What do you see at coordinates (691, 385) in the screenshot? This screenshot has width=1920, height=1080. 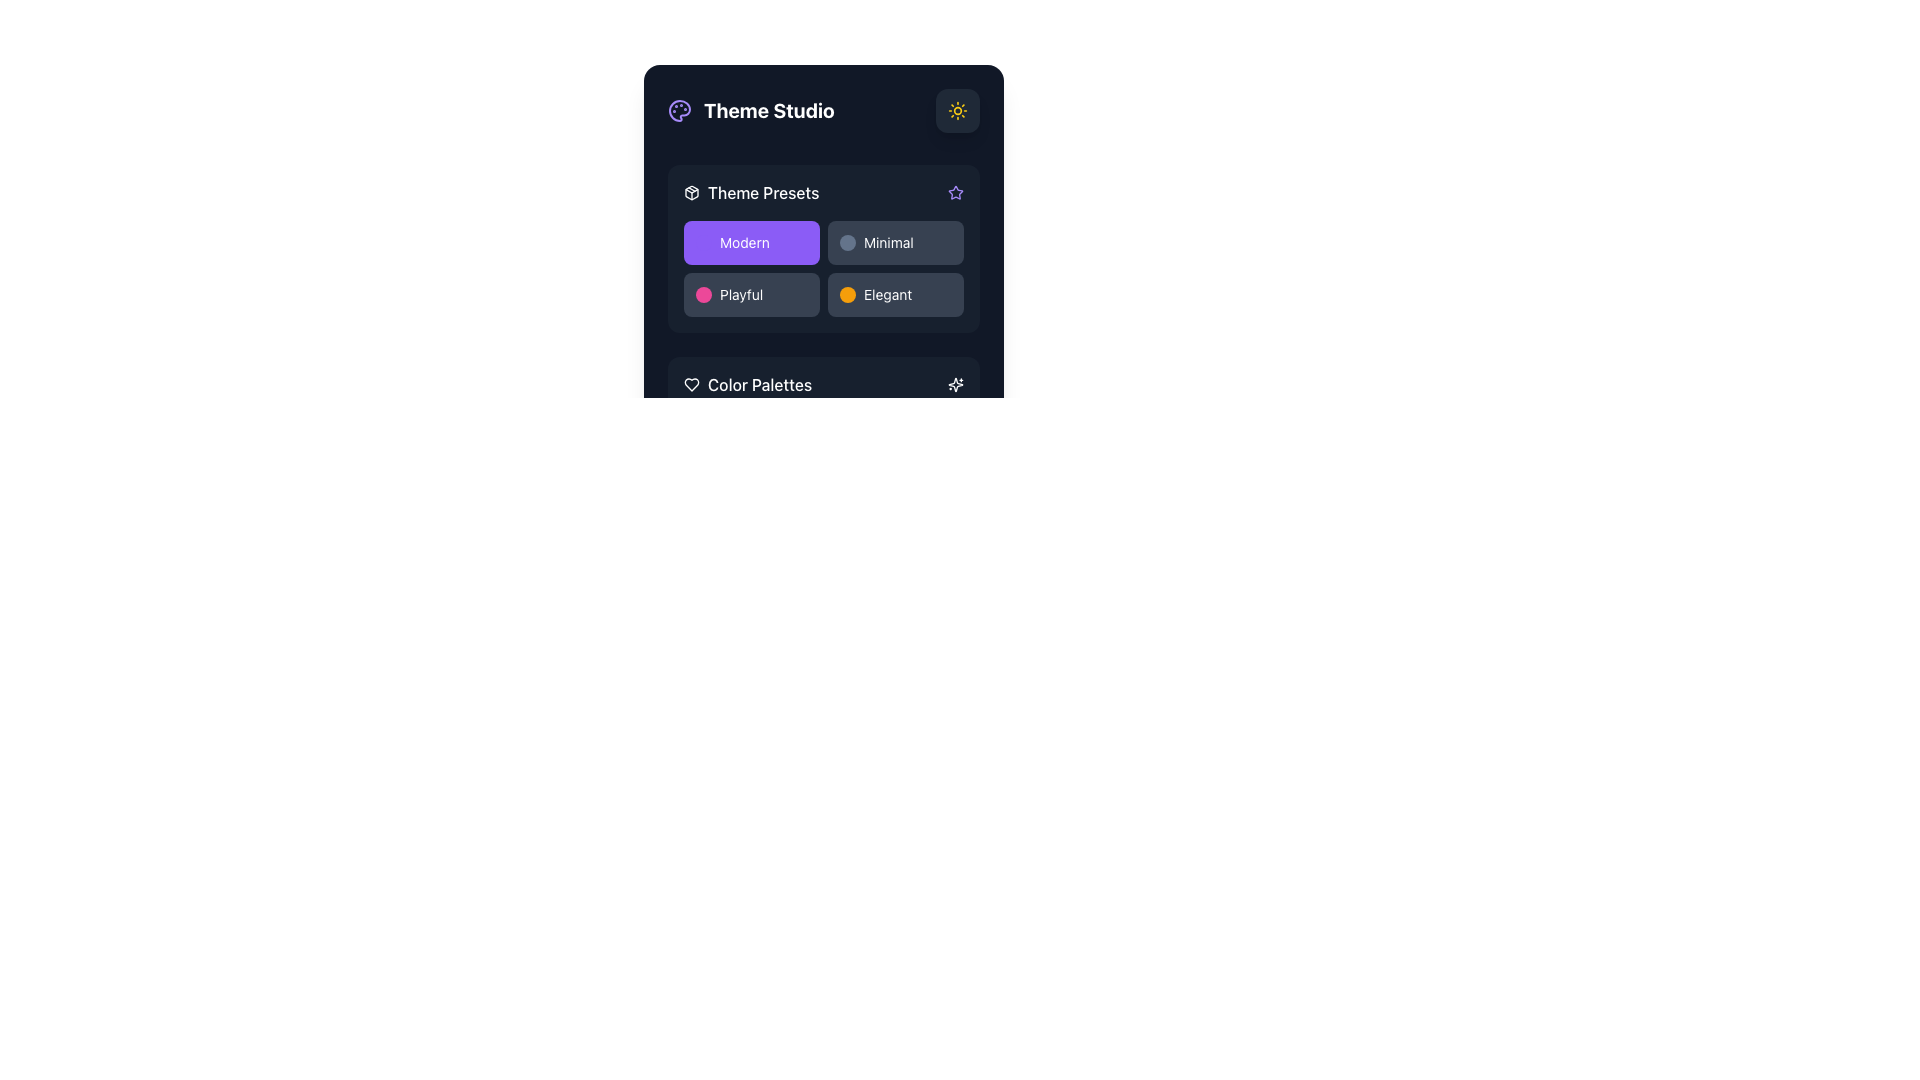 I see `the heart icon located in the middle right section of the interface that serves as an indicator for actions like showing affection, saving, or marking as favorite` at bounding box center [691, 385].